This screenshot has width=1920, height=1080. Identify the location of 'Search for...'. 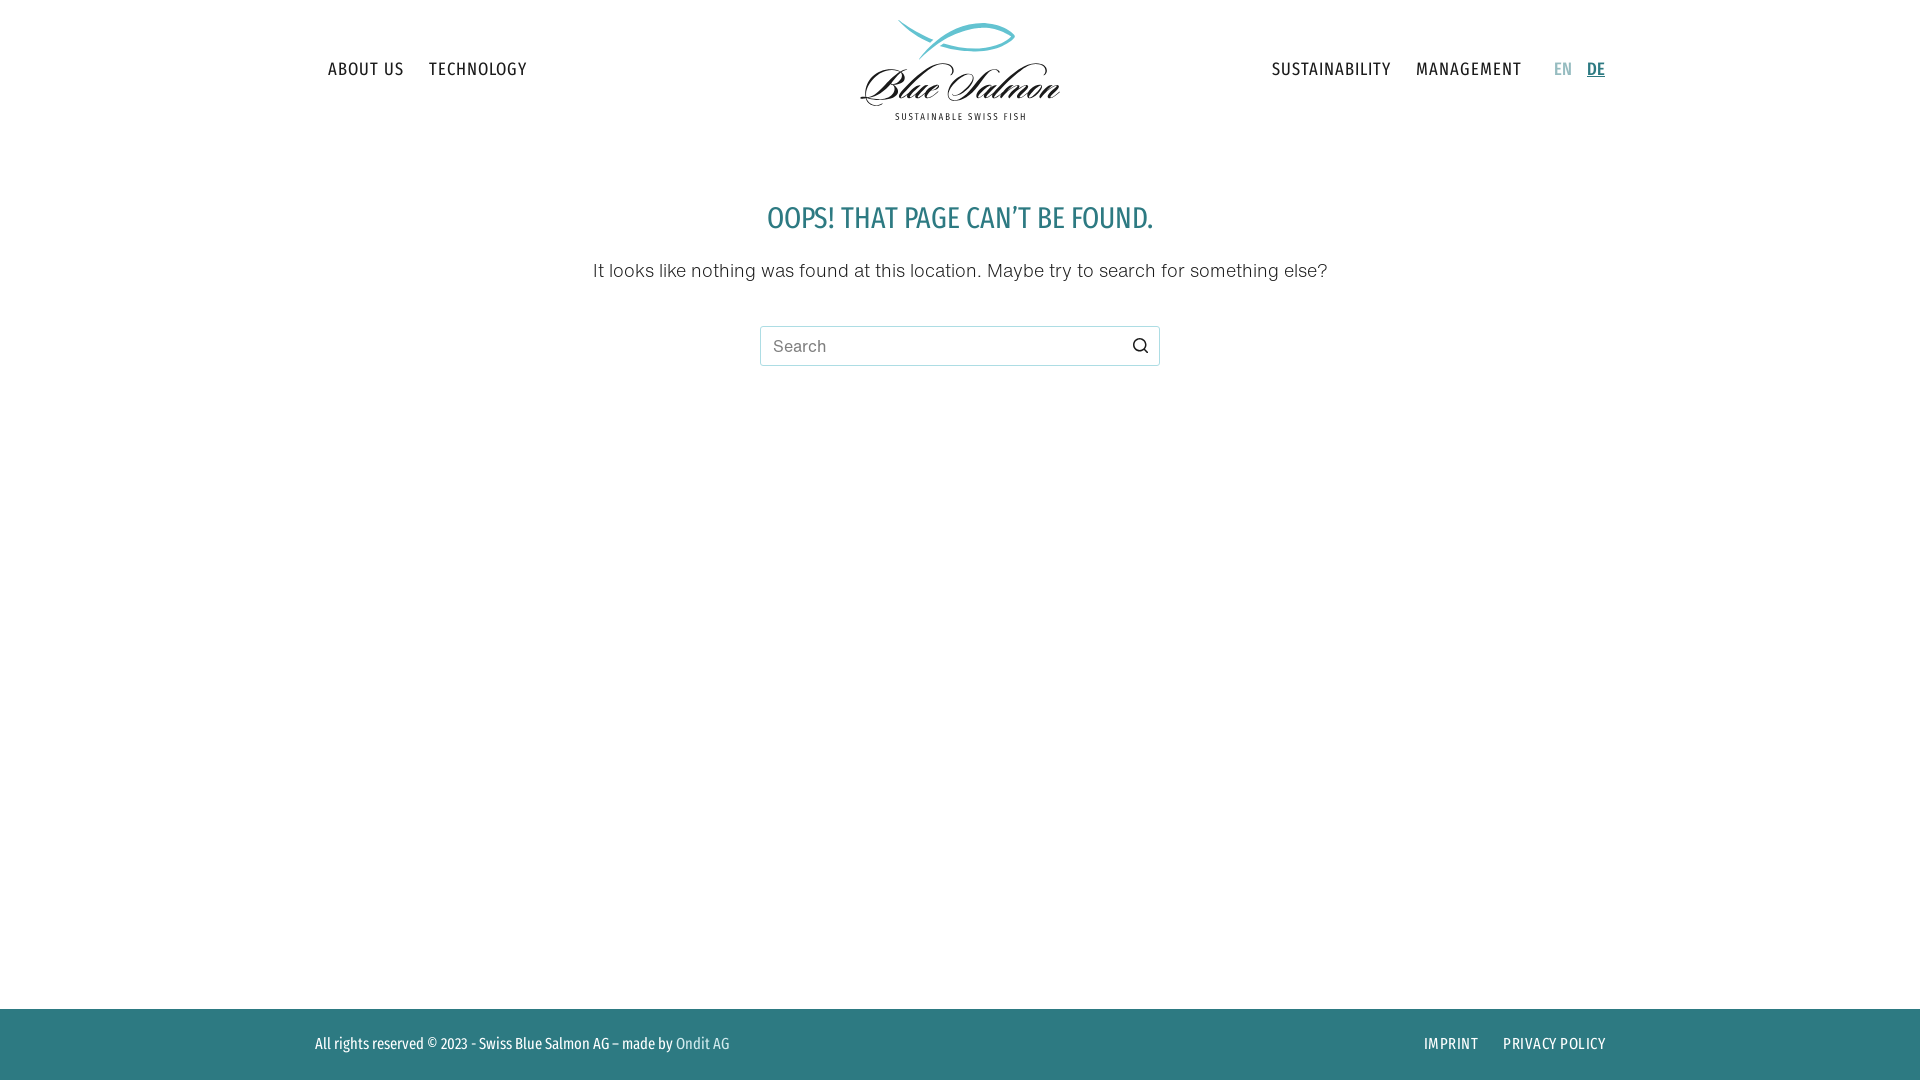
(758, 345).